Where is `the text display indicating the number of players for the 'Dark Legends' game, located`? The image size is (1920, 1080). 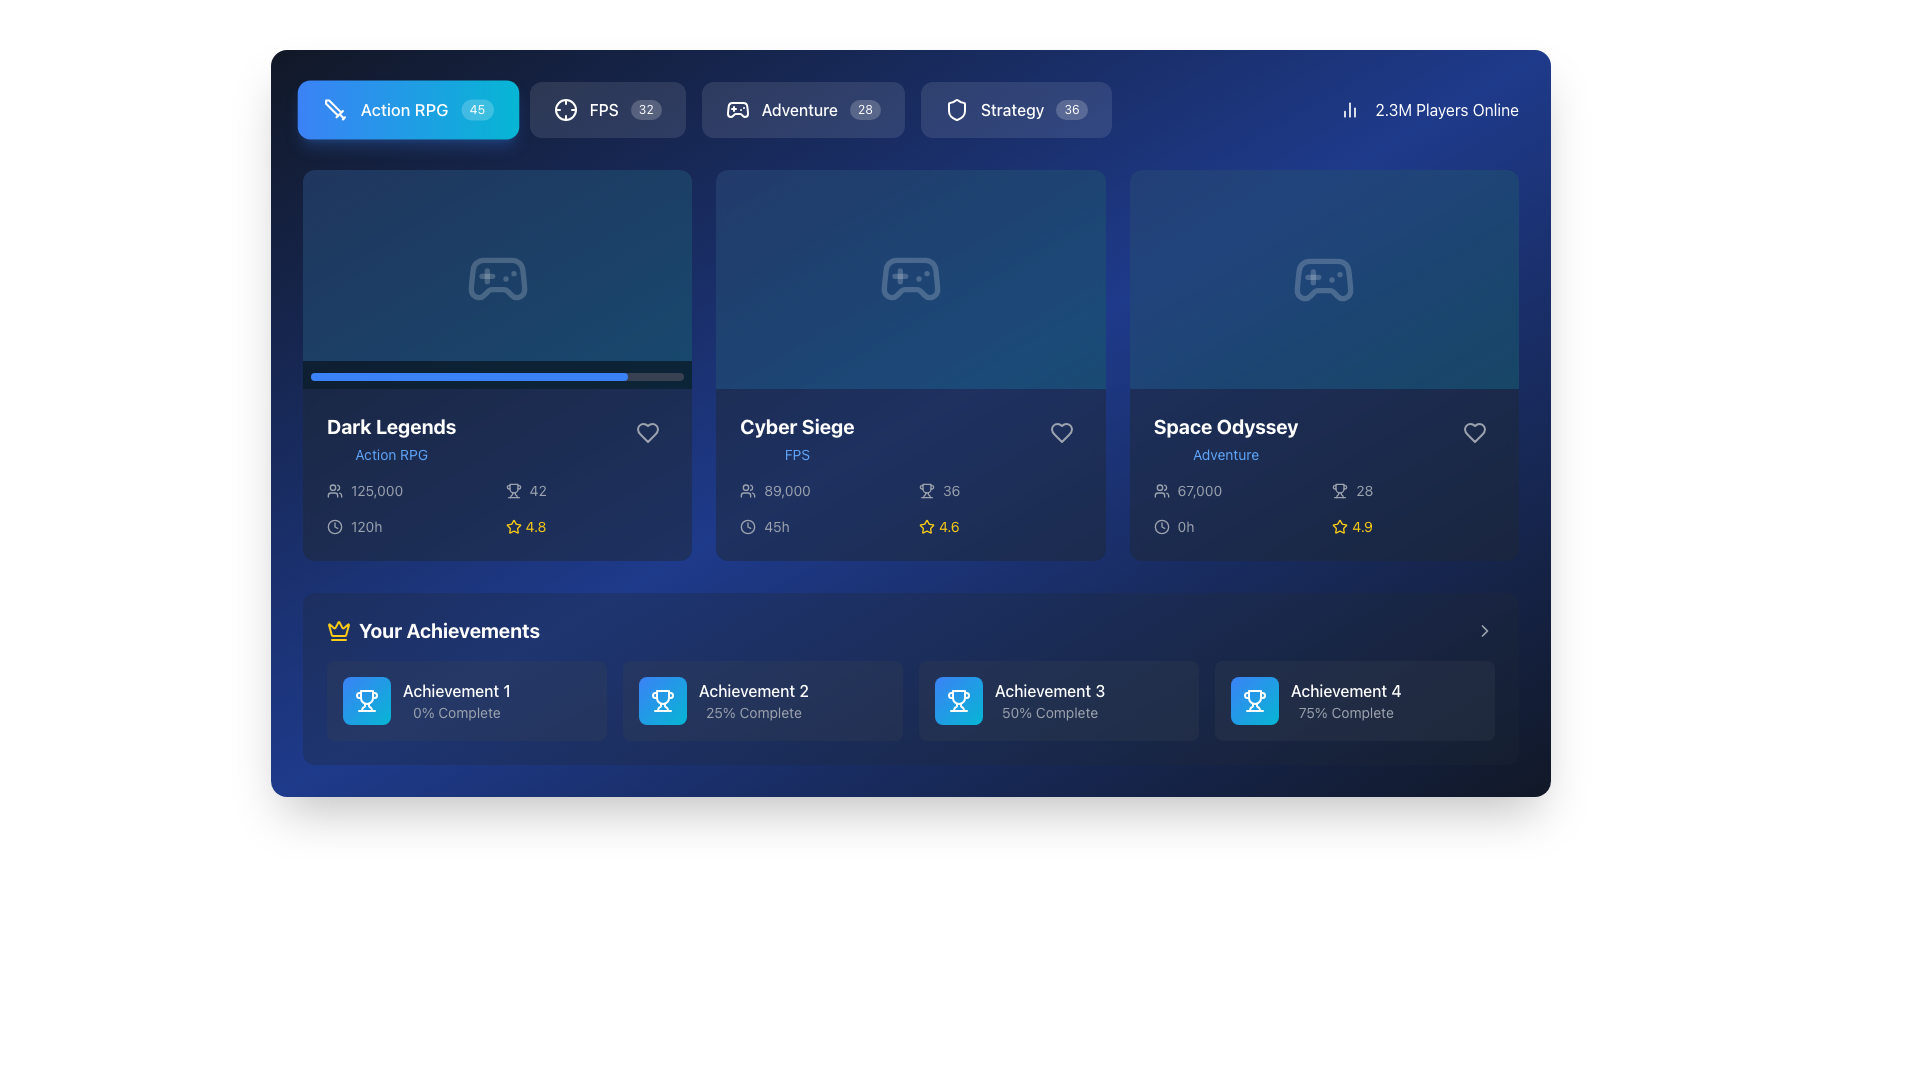 the text display indicating the number of players for the 'Dark Legends' game, located is located at coordinates (377, 490).